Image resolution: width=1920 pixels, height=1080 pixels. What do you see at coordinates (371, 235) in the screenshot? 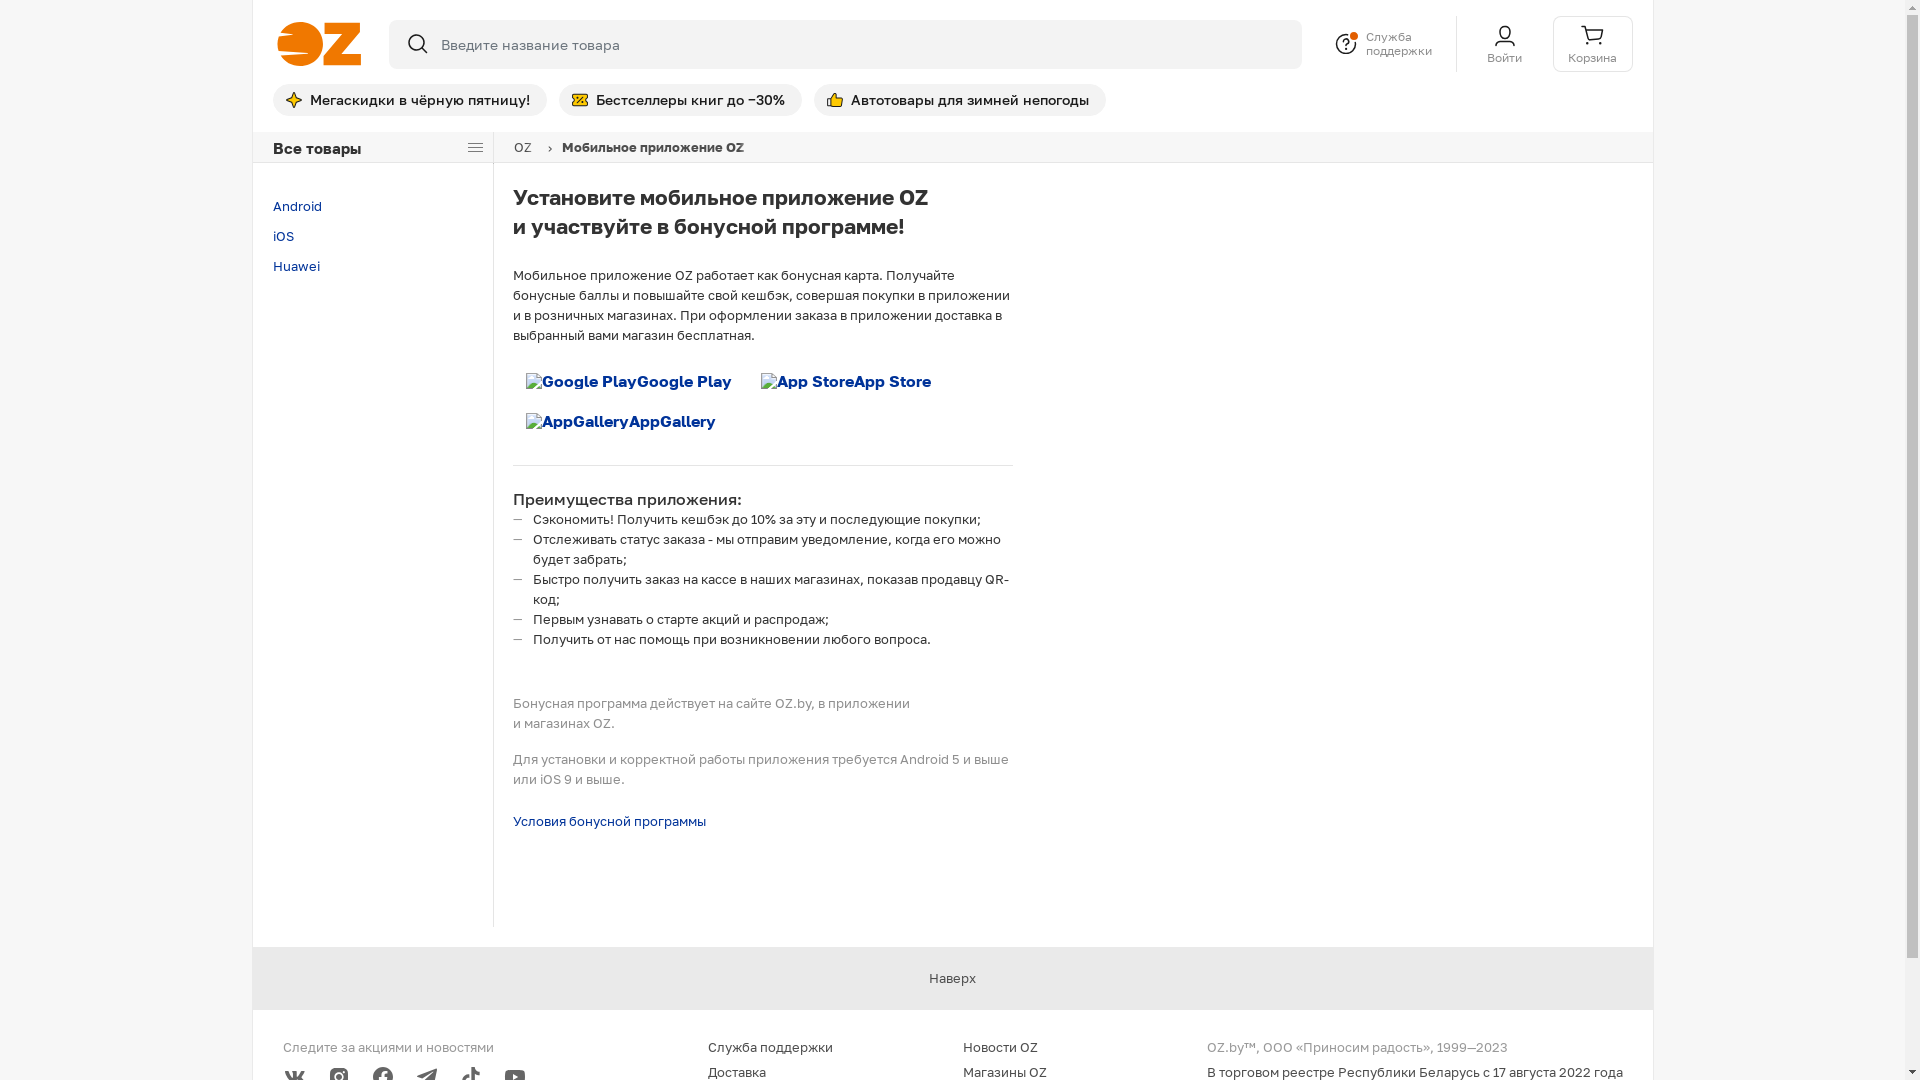
I see `'iOS'` at bounding box center [371, 235].